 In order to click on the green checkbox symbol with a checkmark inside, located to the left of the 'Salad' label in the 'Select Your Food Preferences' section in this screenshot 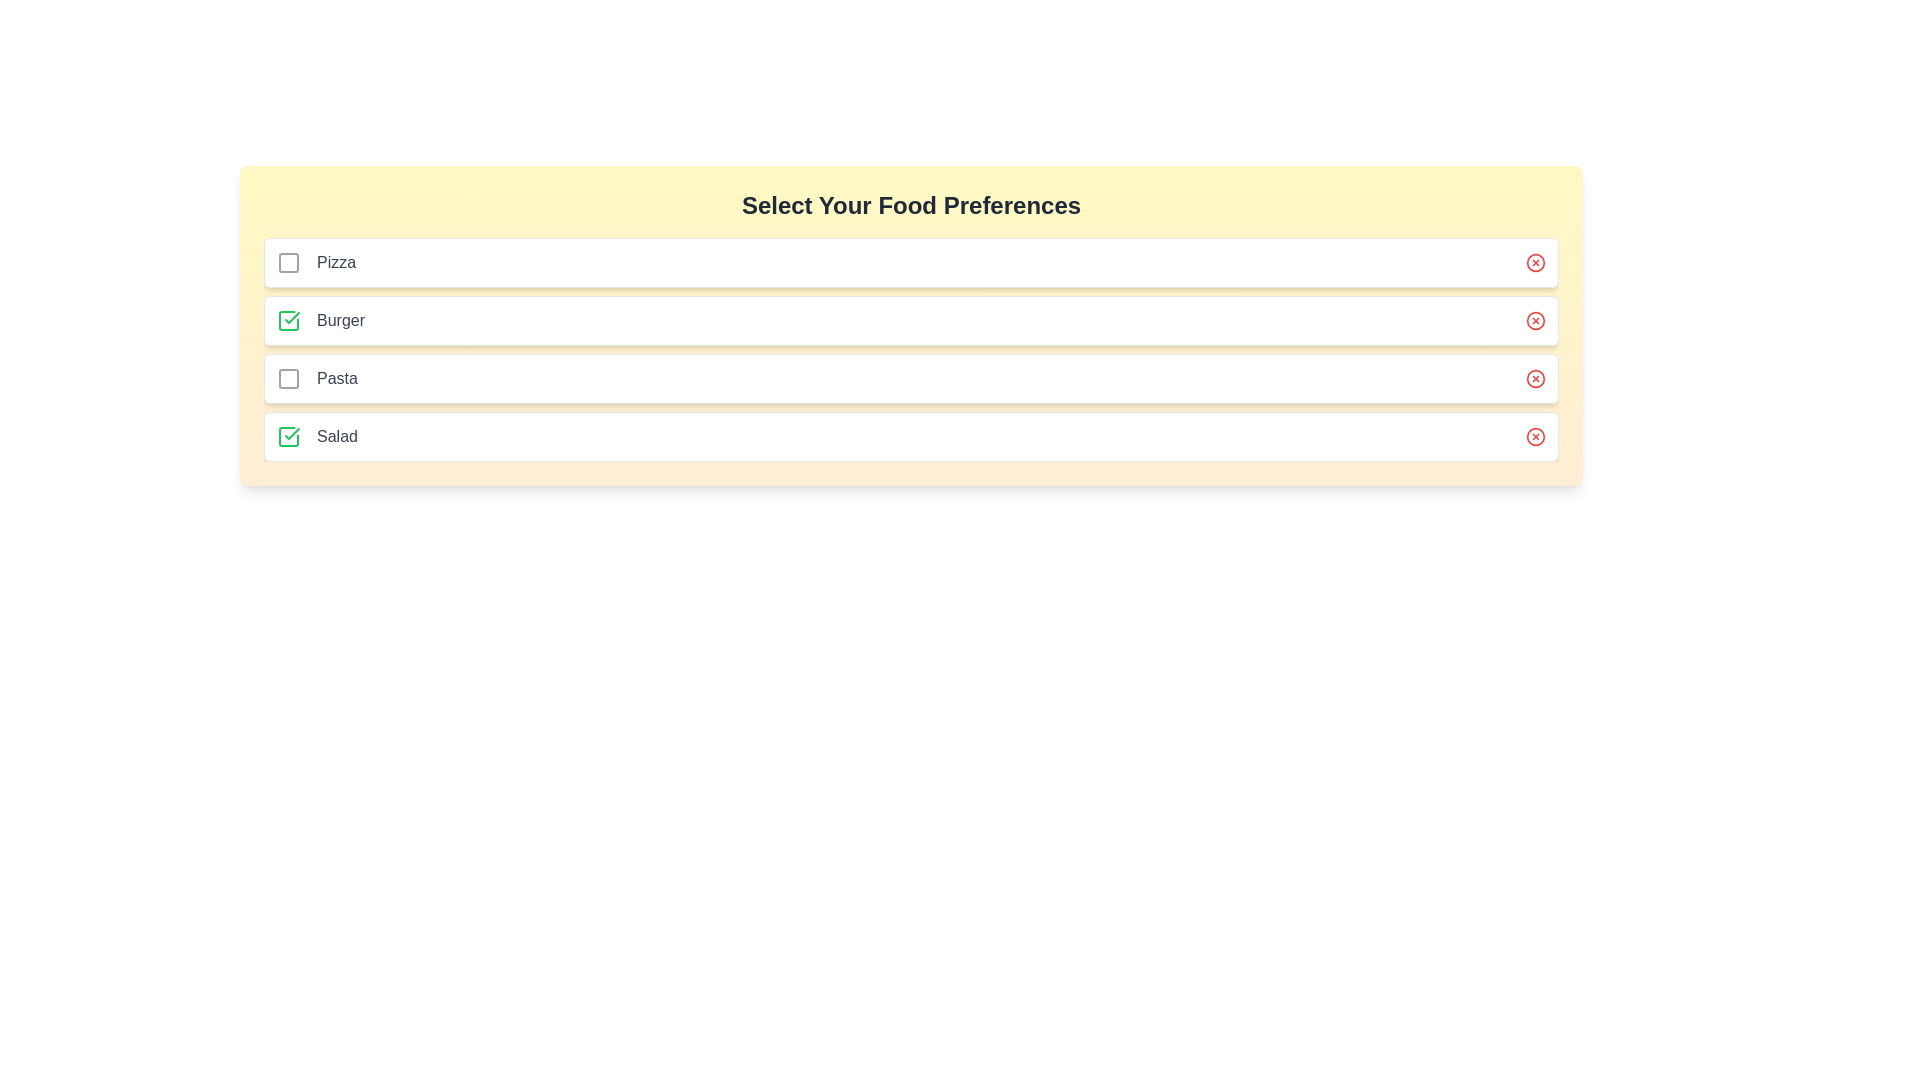, I will do `click(287, 435)`.